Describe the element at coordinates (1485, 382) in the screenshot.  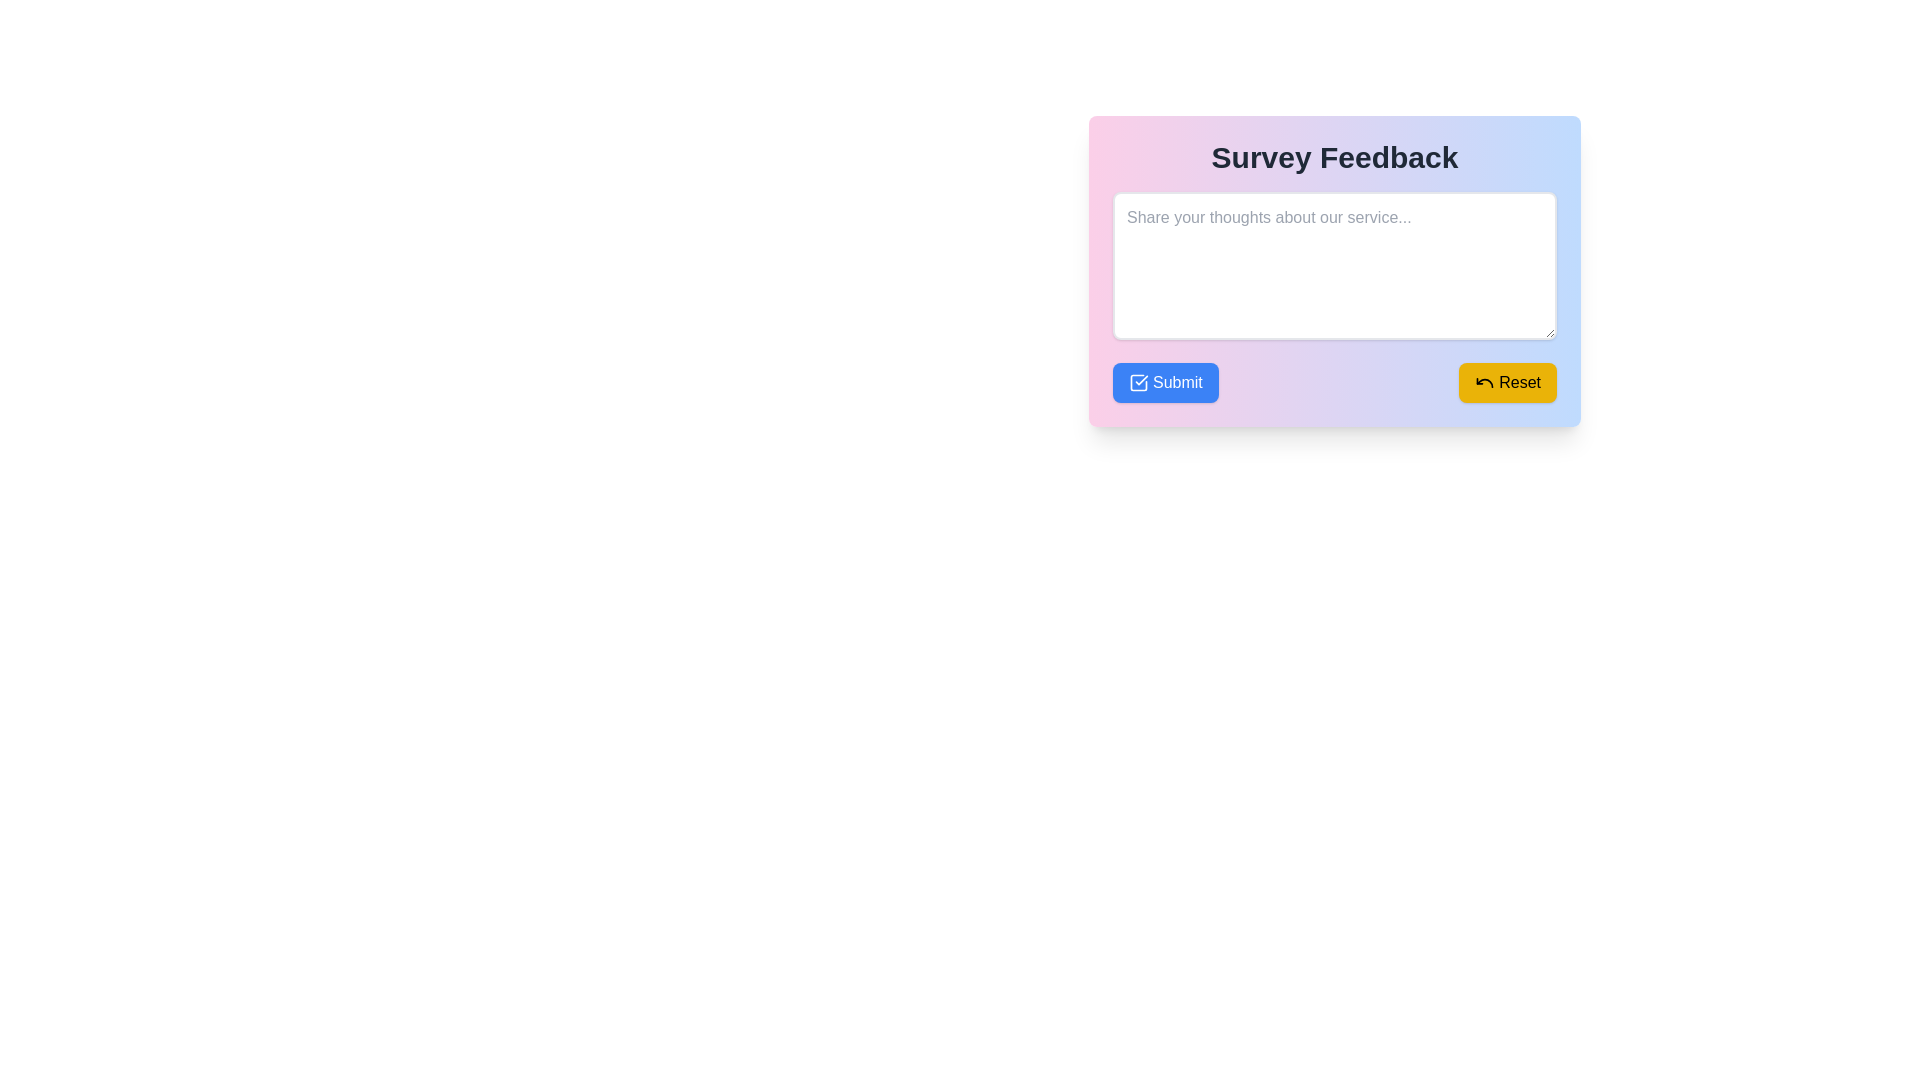
I see `the undo icon located to the left of the 'Reset' text within the yellow button at the bottom-right of the feedback form` at that location.